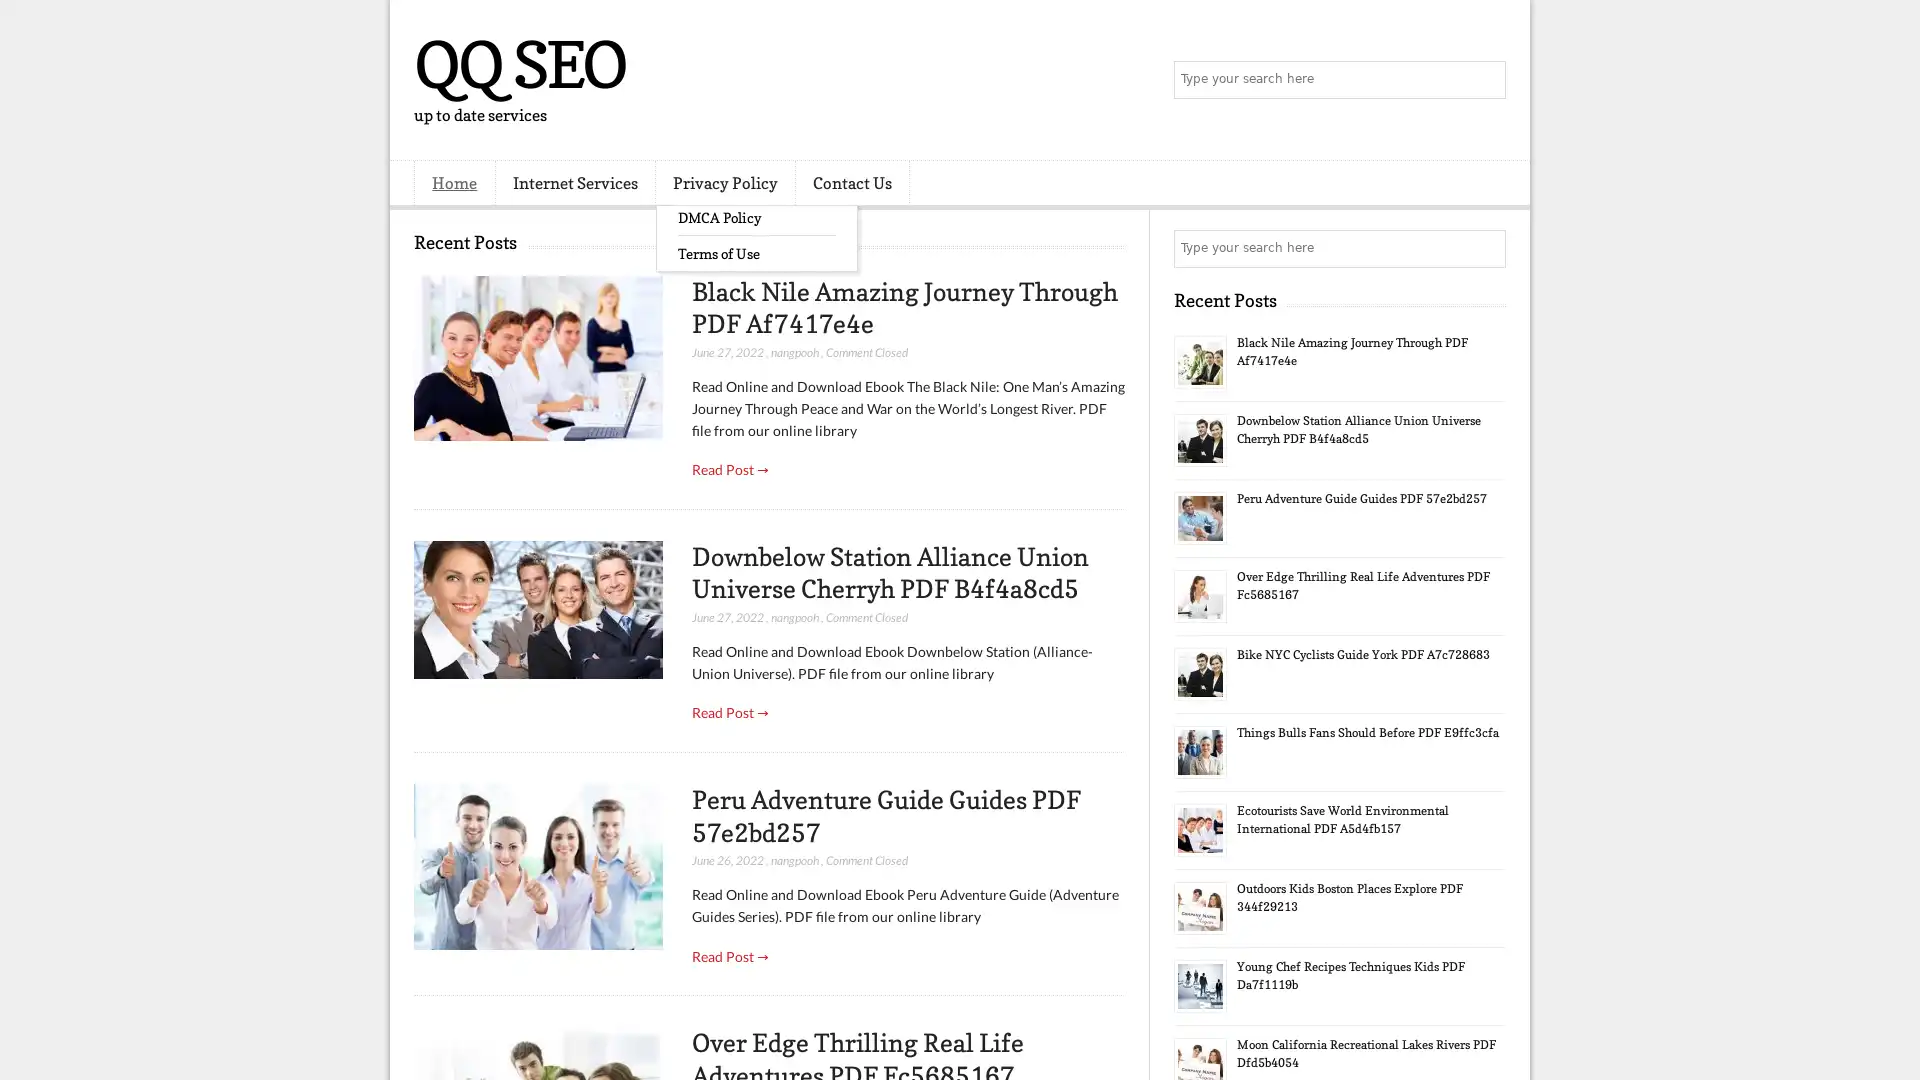 The width and height of the screenshot is (1920, 1080). What do you see at coordinates (1485, 80) in the screenshot?
I see `Search` at bounding box center [1485, 80].